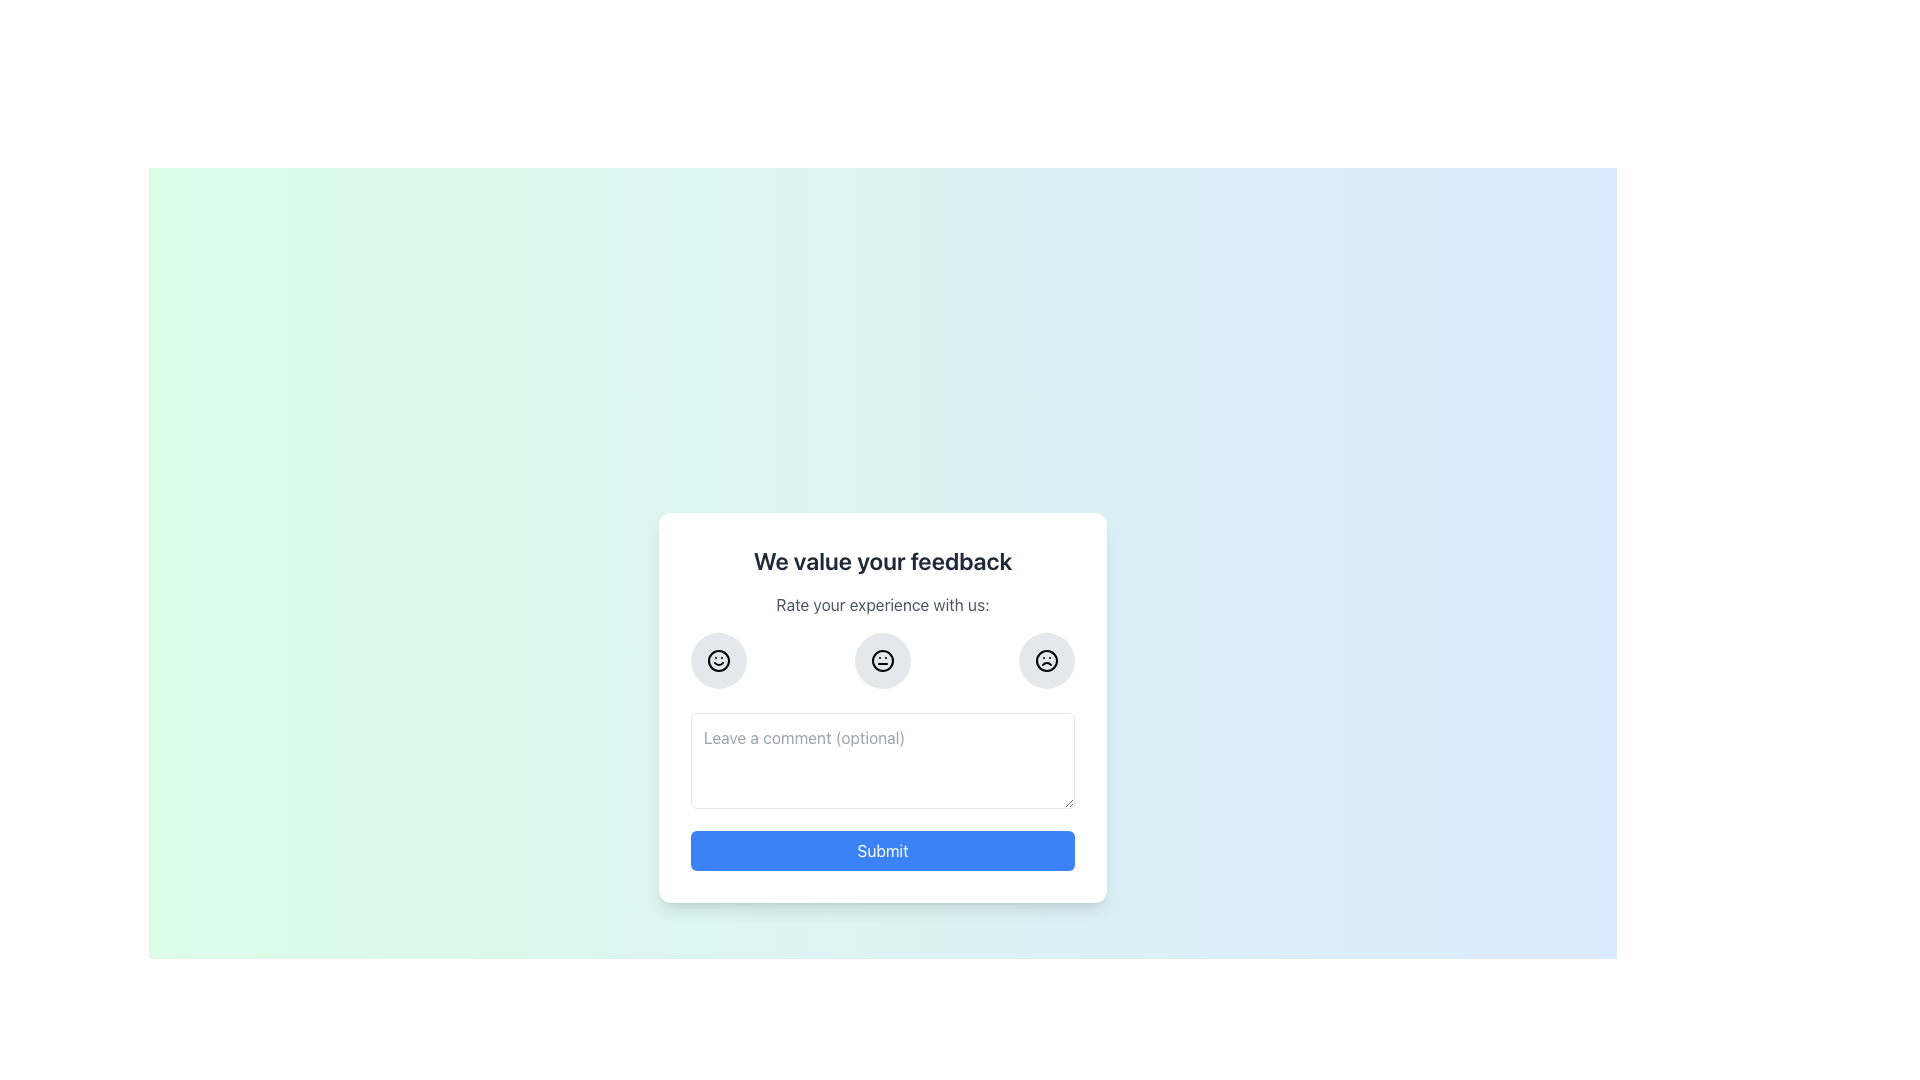 The width and height of the screenshot is (1920, 1080). I want to click on the circular frown face icon located at the rightmost side of the row under the text 'Rate your experience with us:', so click(1045, 660).